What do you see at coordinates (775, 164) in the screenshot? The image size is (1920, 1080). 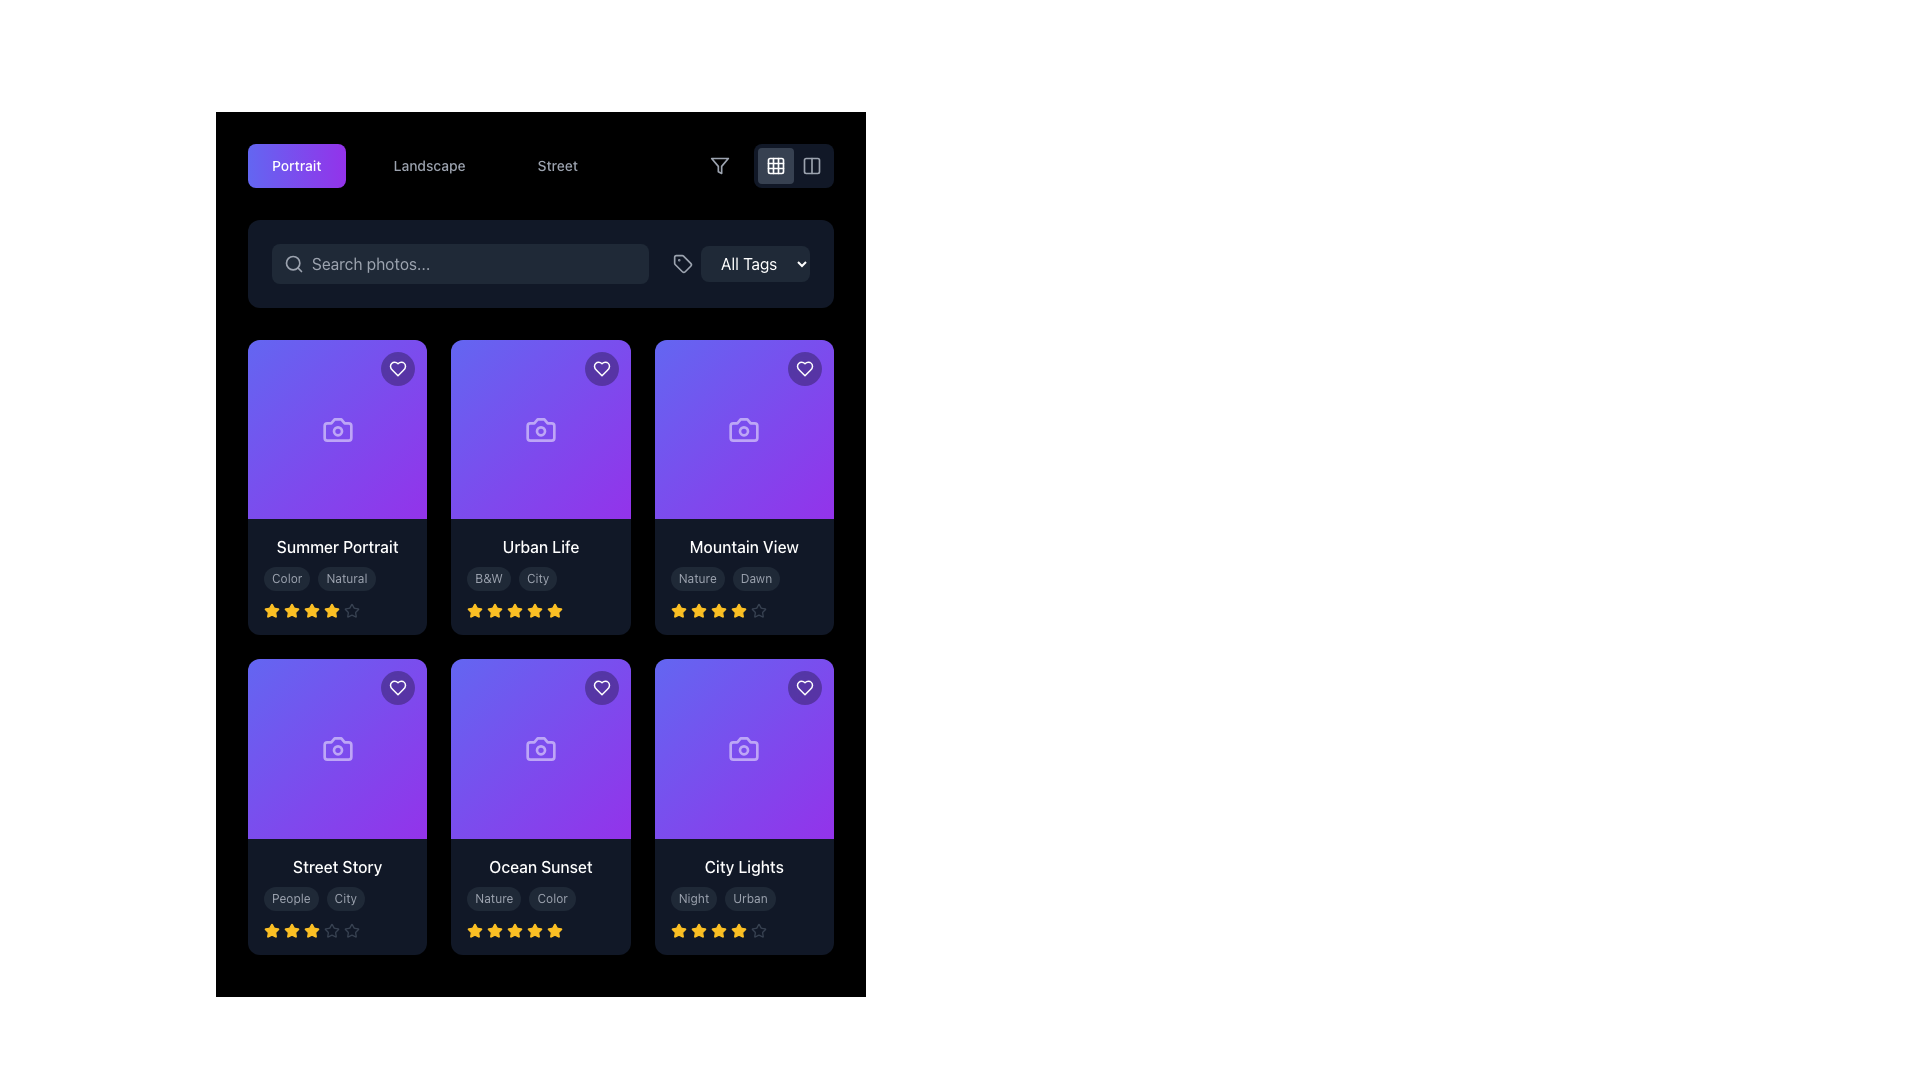 I see `the central square of the 3x3 grid icon located near the top-right corner of the application interface to change the view mode` at bounding box center [775, 164].